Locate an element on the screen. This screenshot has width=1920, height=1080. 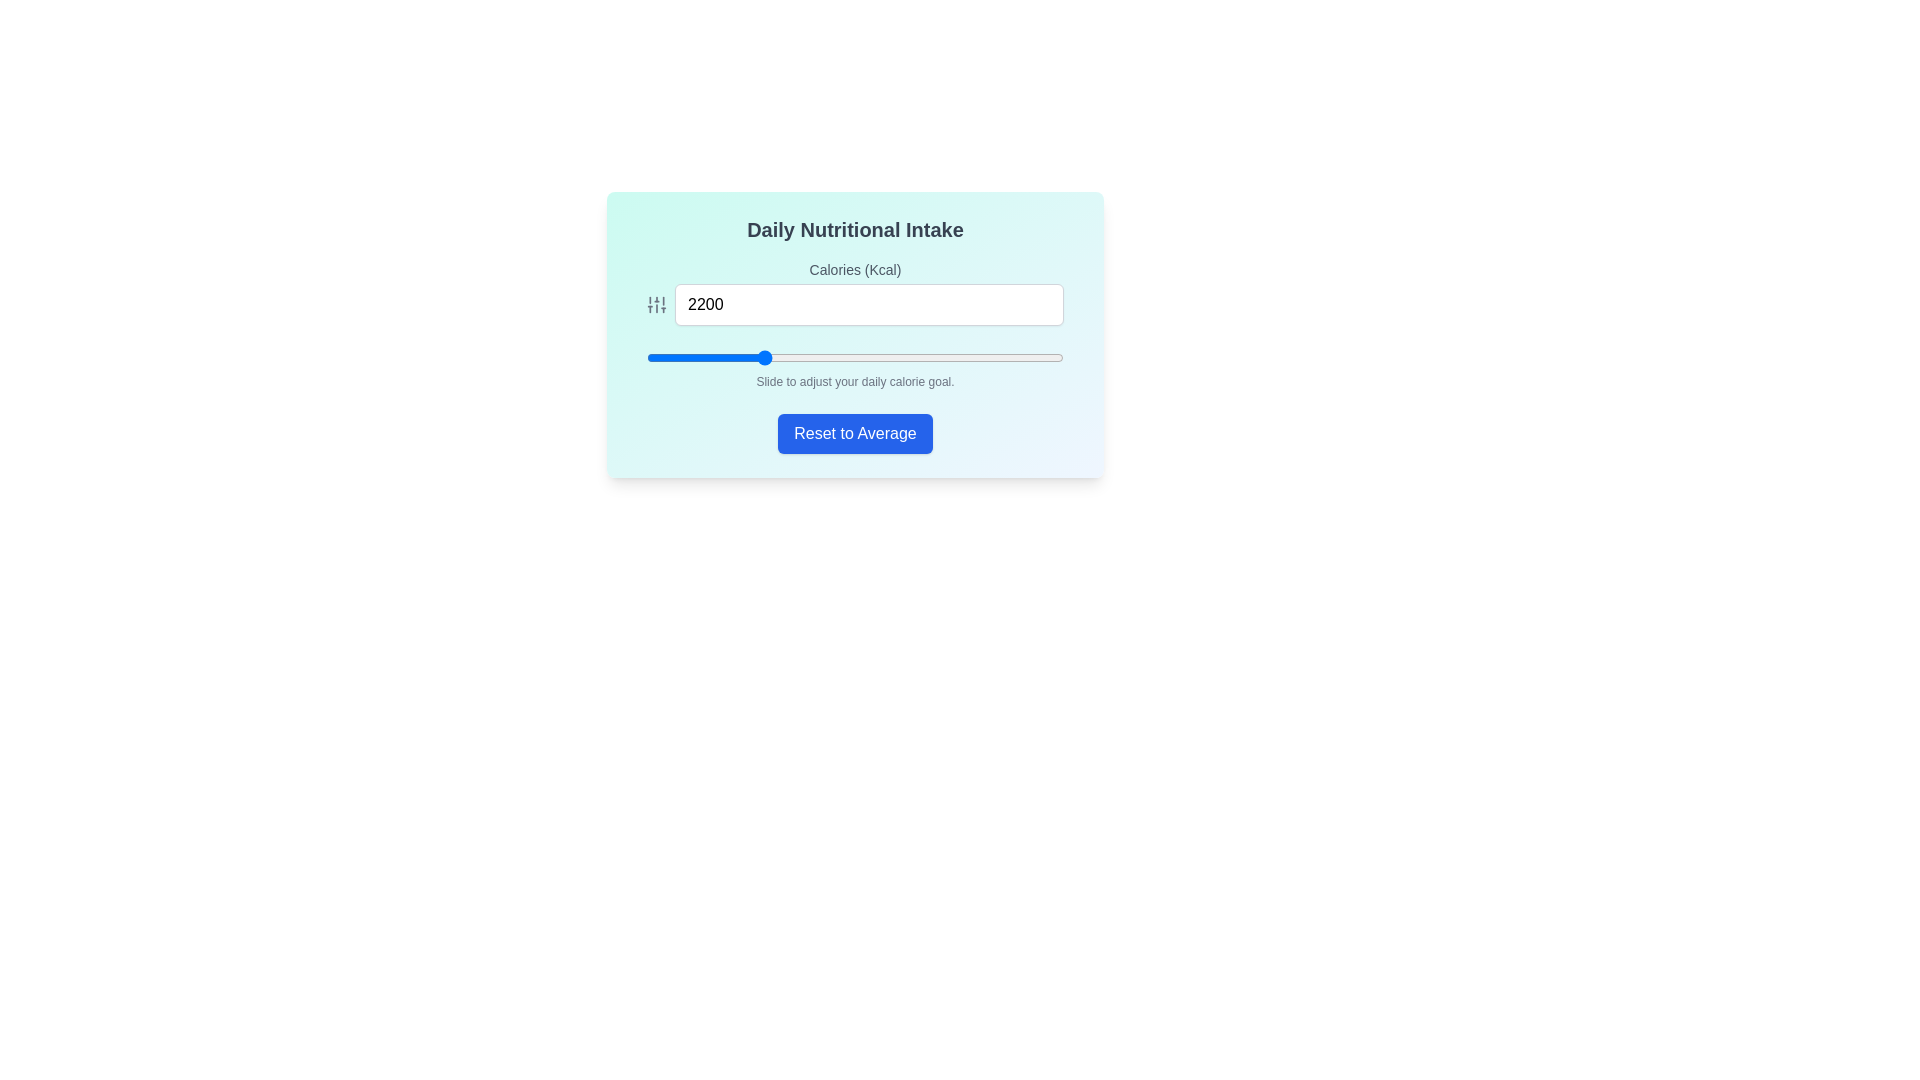
the calorie goal is located at coordinates (1043, 357).